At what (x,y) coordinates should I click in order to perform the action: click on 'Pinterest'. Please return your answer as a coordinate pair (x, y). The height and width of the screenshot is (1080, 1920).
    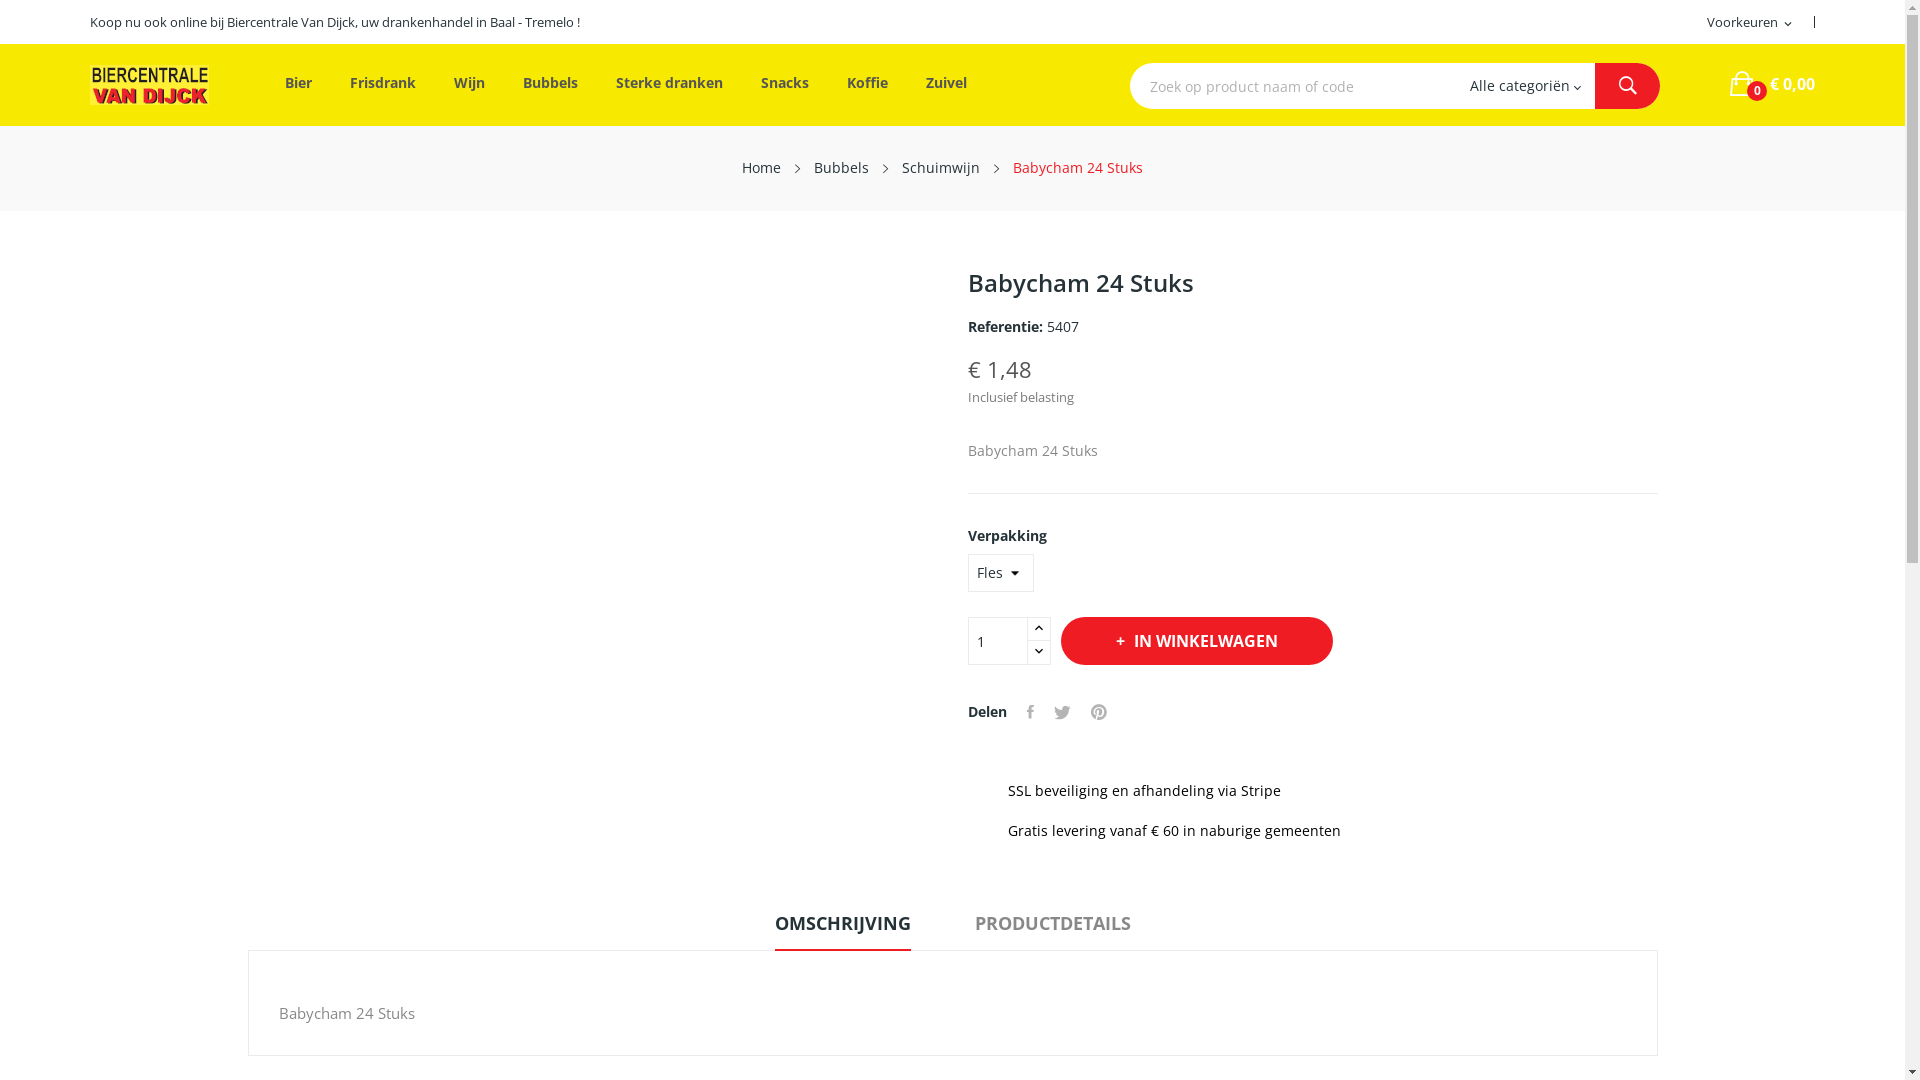
    Looking at the image, I should click on (1097, 711).